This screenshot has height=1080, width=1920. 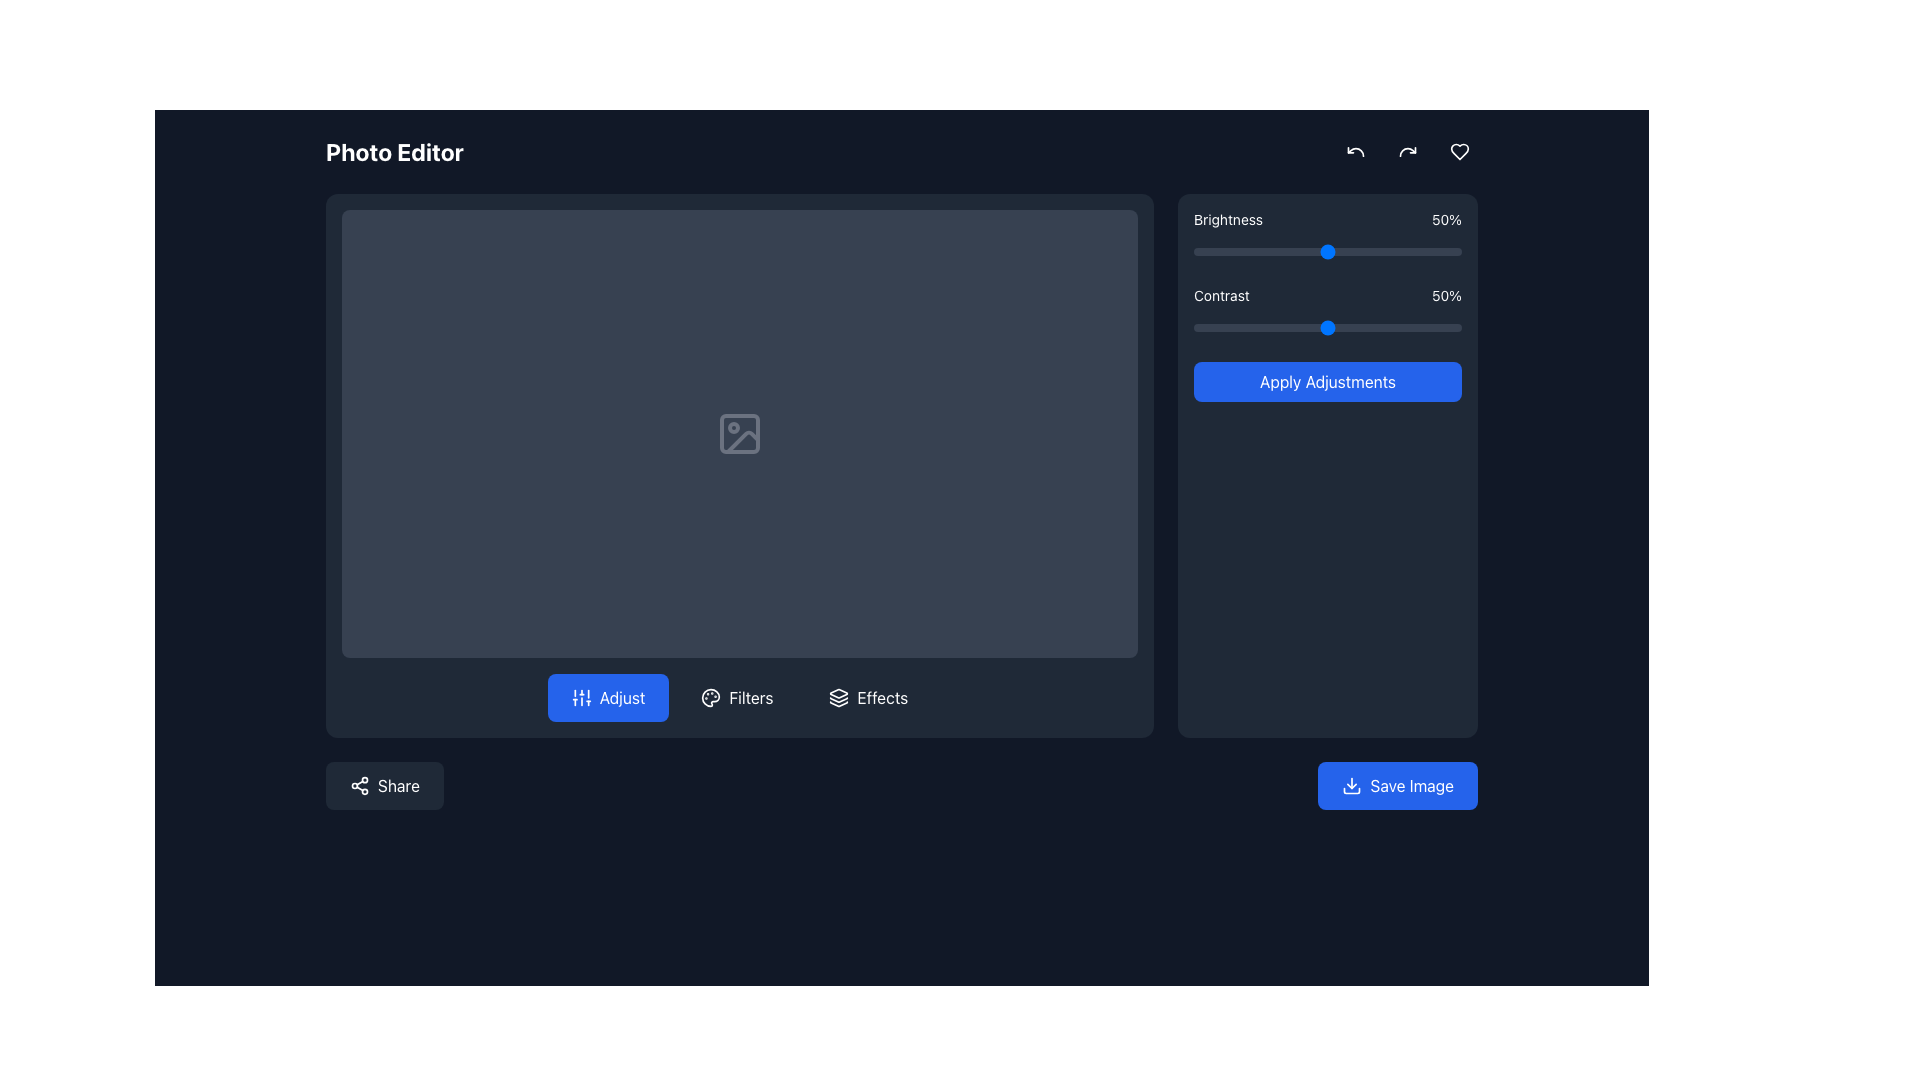 What do you see at coordinates (738, 696) in the screenshot?
I see `the segmented control toolbar at the bottom of the main content area` at bounding box center [738, 696].